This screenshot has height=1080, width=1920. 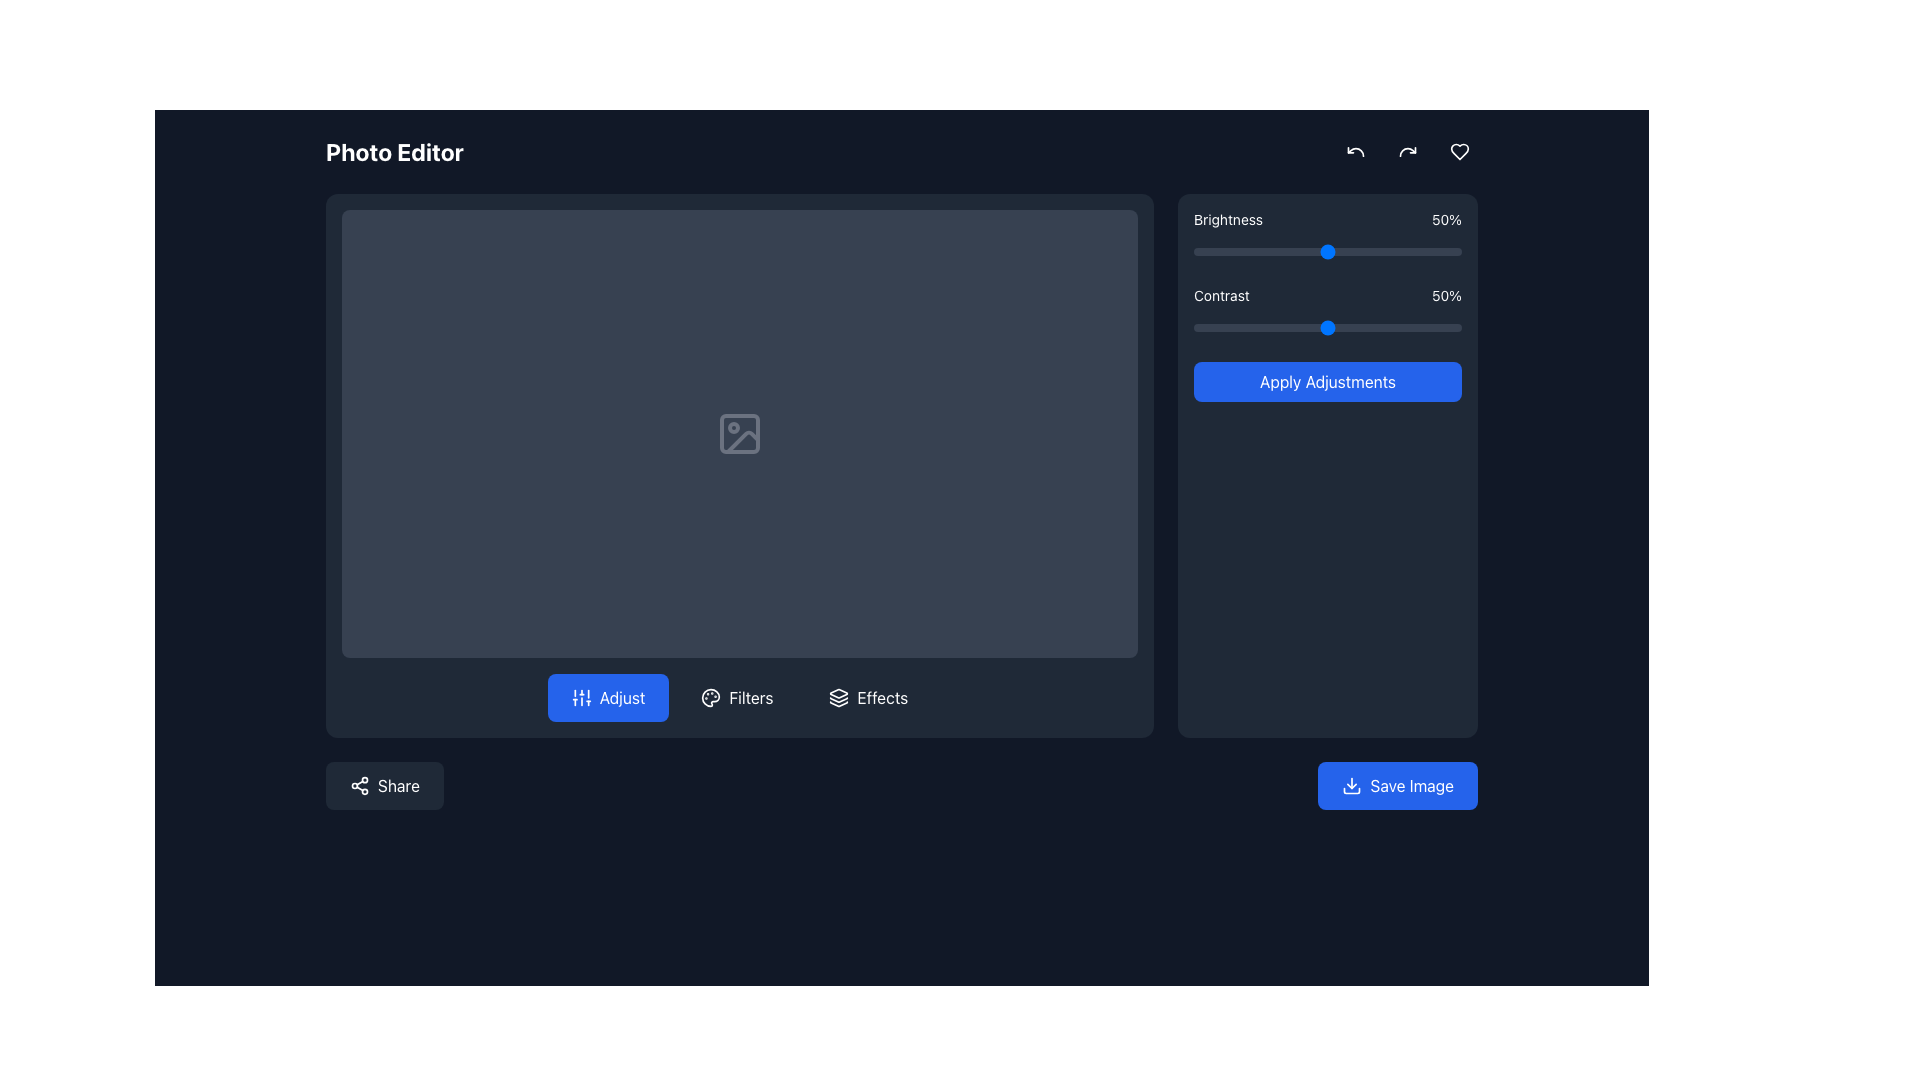 What do you see at coordinates (738, 696) in the screenshot?
I see `the segmented control toolbar at the bottom of the main content area` at bounding box center [738, 696].